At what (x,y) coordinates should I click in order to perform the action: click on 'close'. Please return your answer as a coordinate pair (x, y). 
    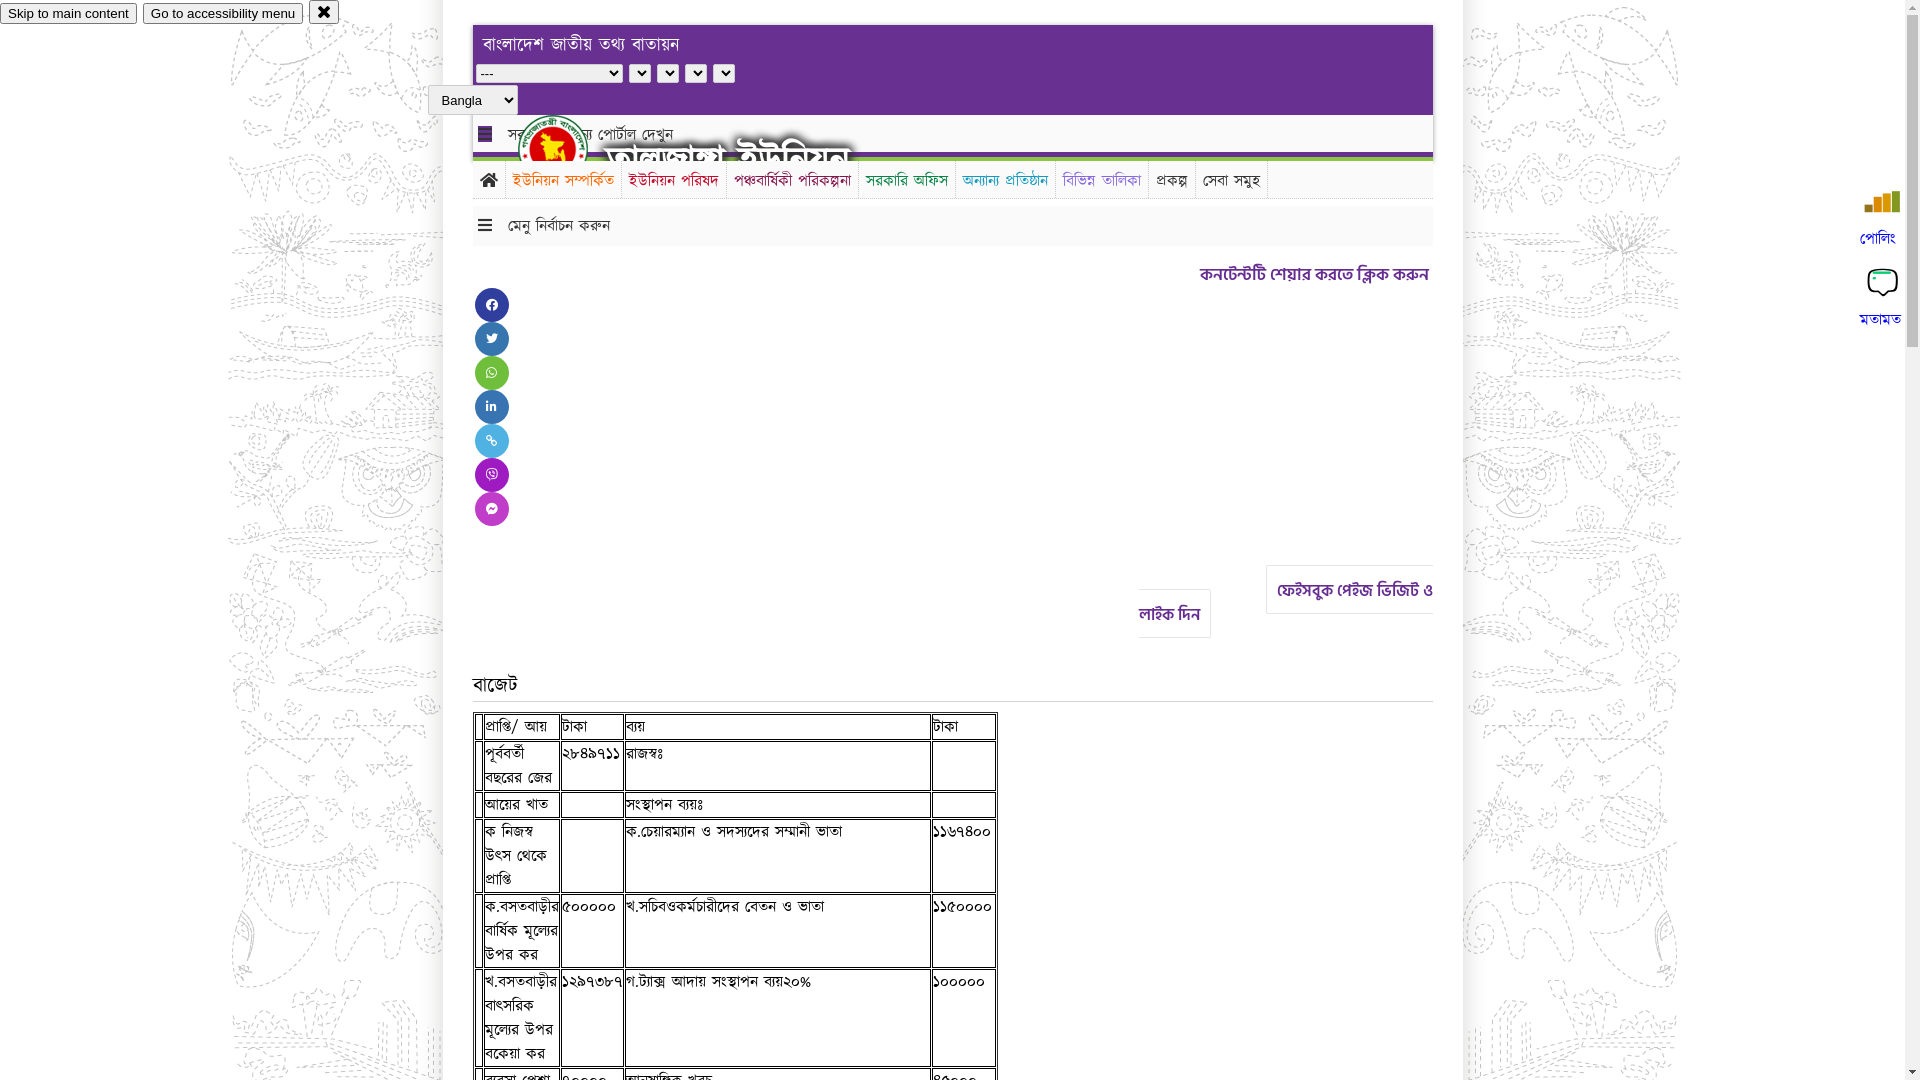
    Looking at the image, I should click on (324, 11).